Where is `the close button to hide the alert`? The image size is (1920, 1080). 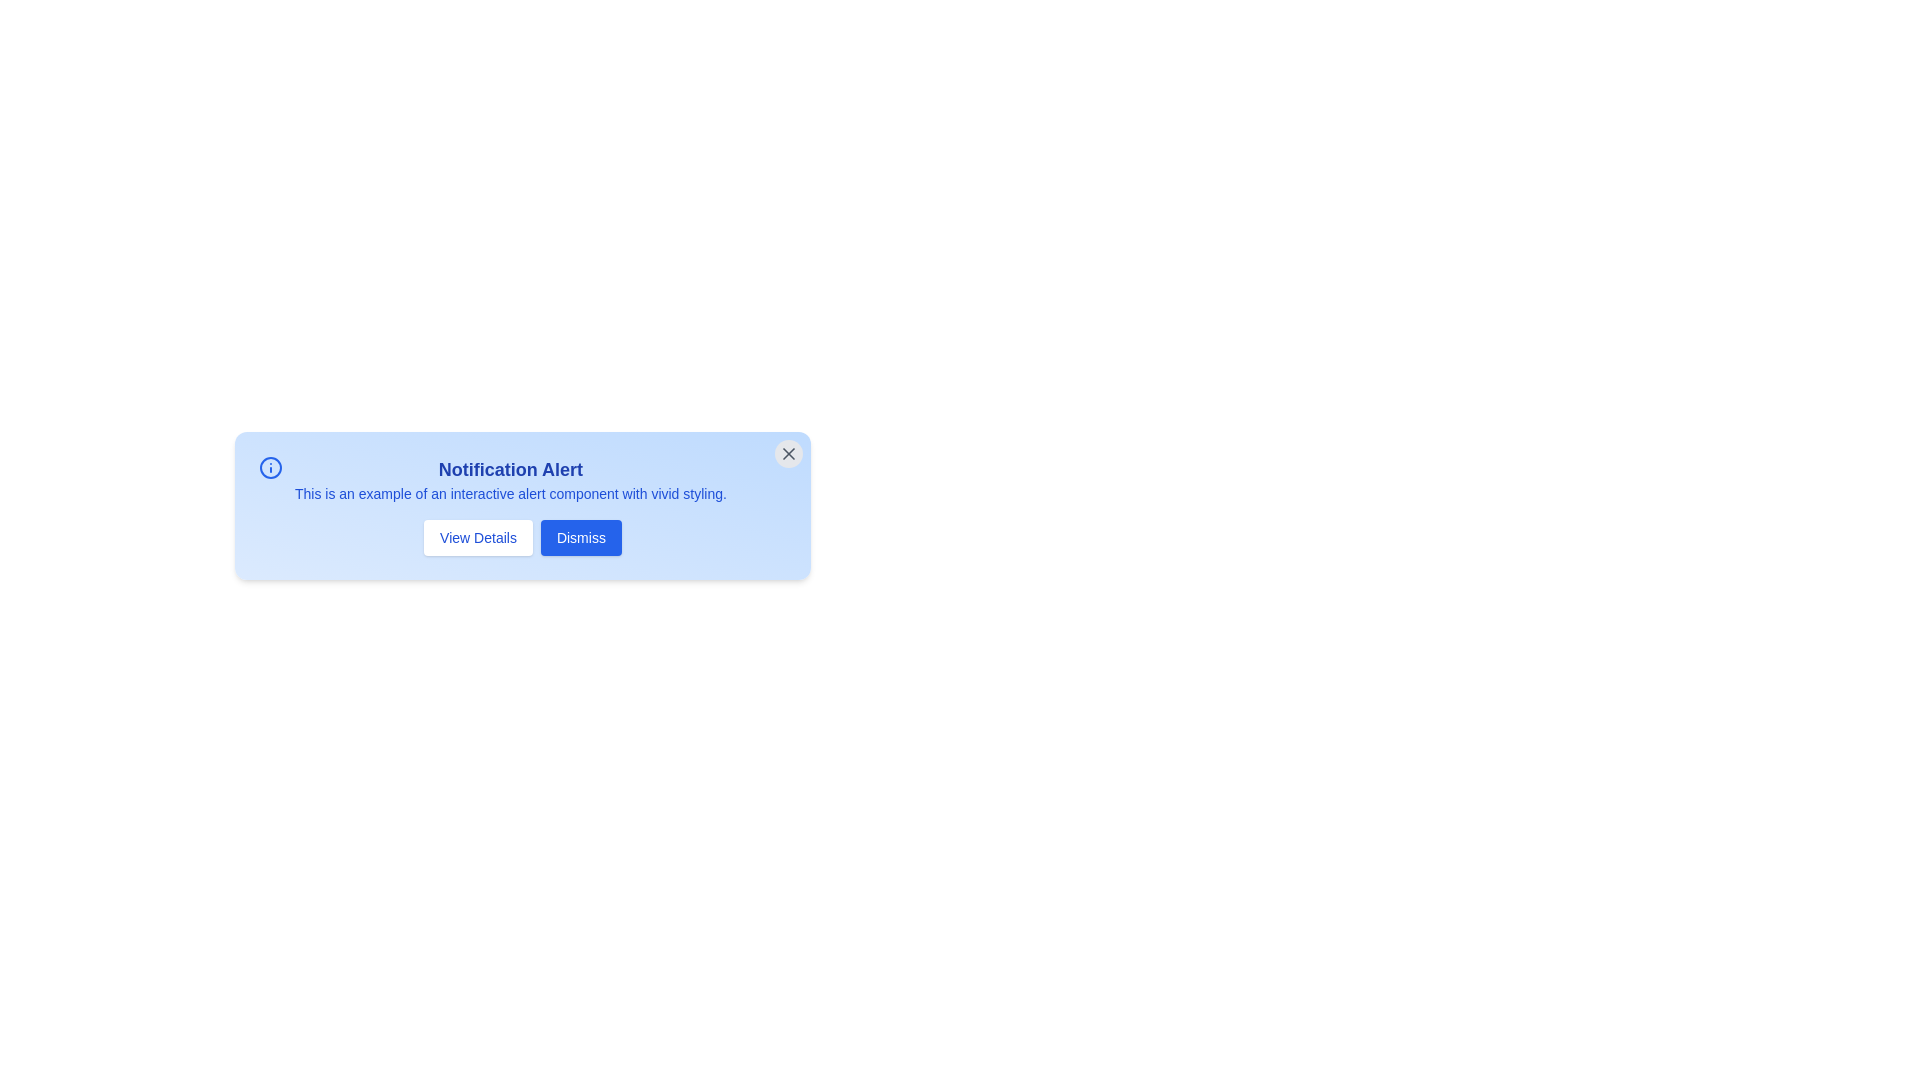
the close button to hide the alert is located at coordinates (787, 454).